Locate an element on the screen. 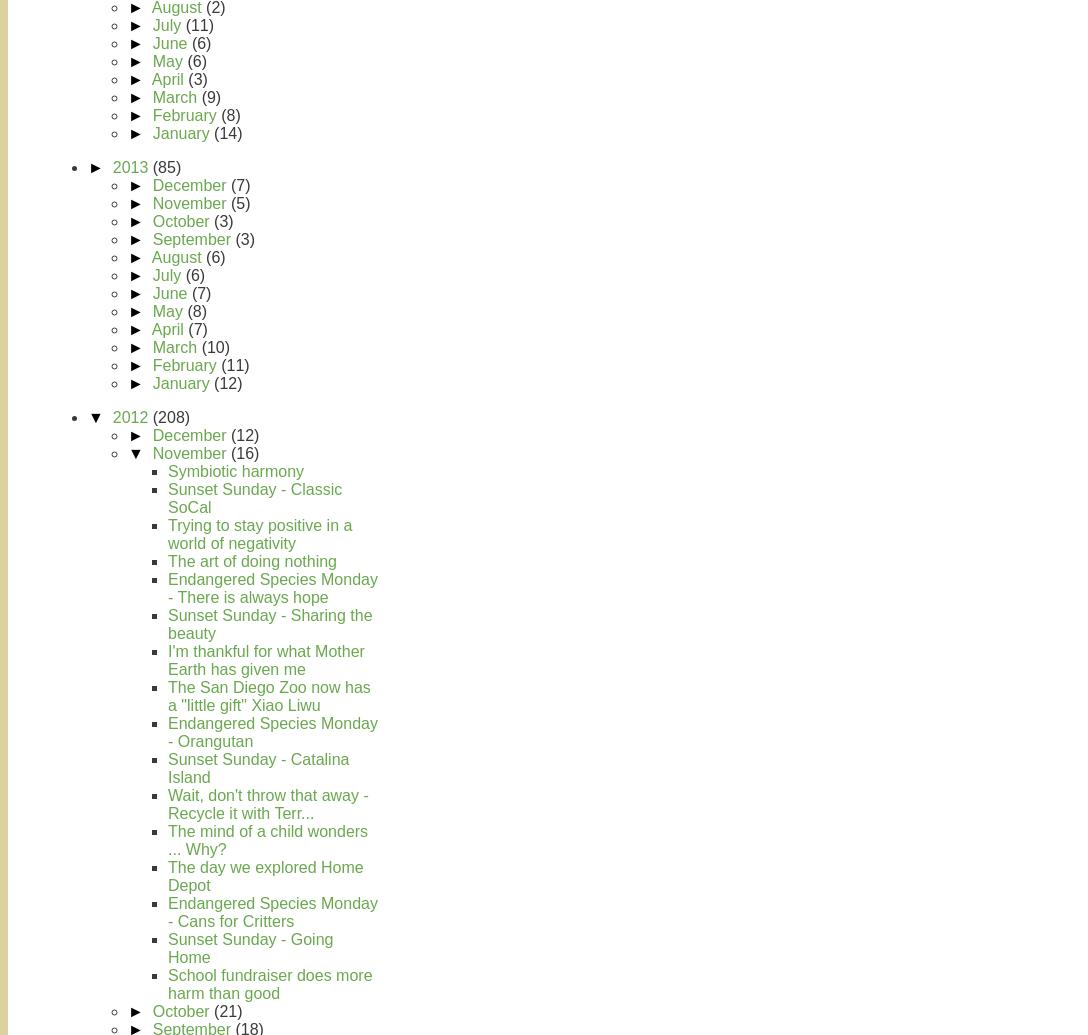 The image size is (1088, 1035). '(16)' is located at coordinates (243, 453).